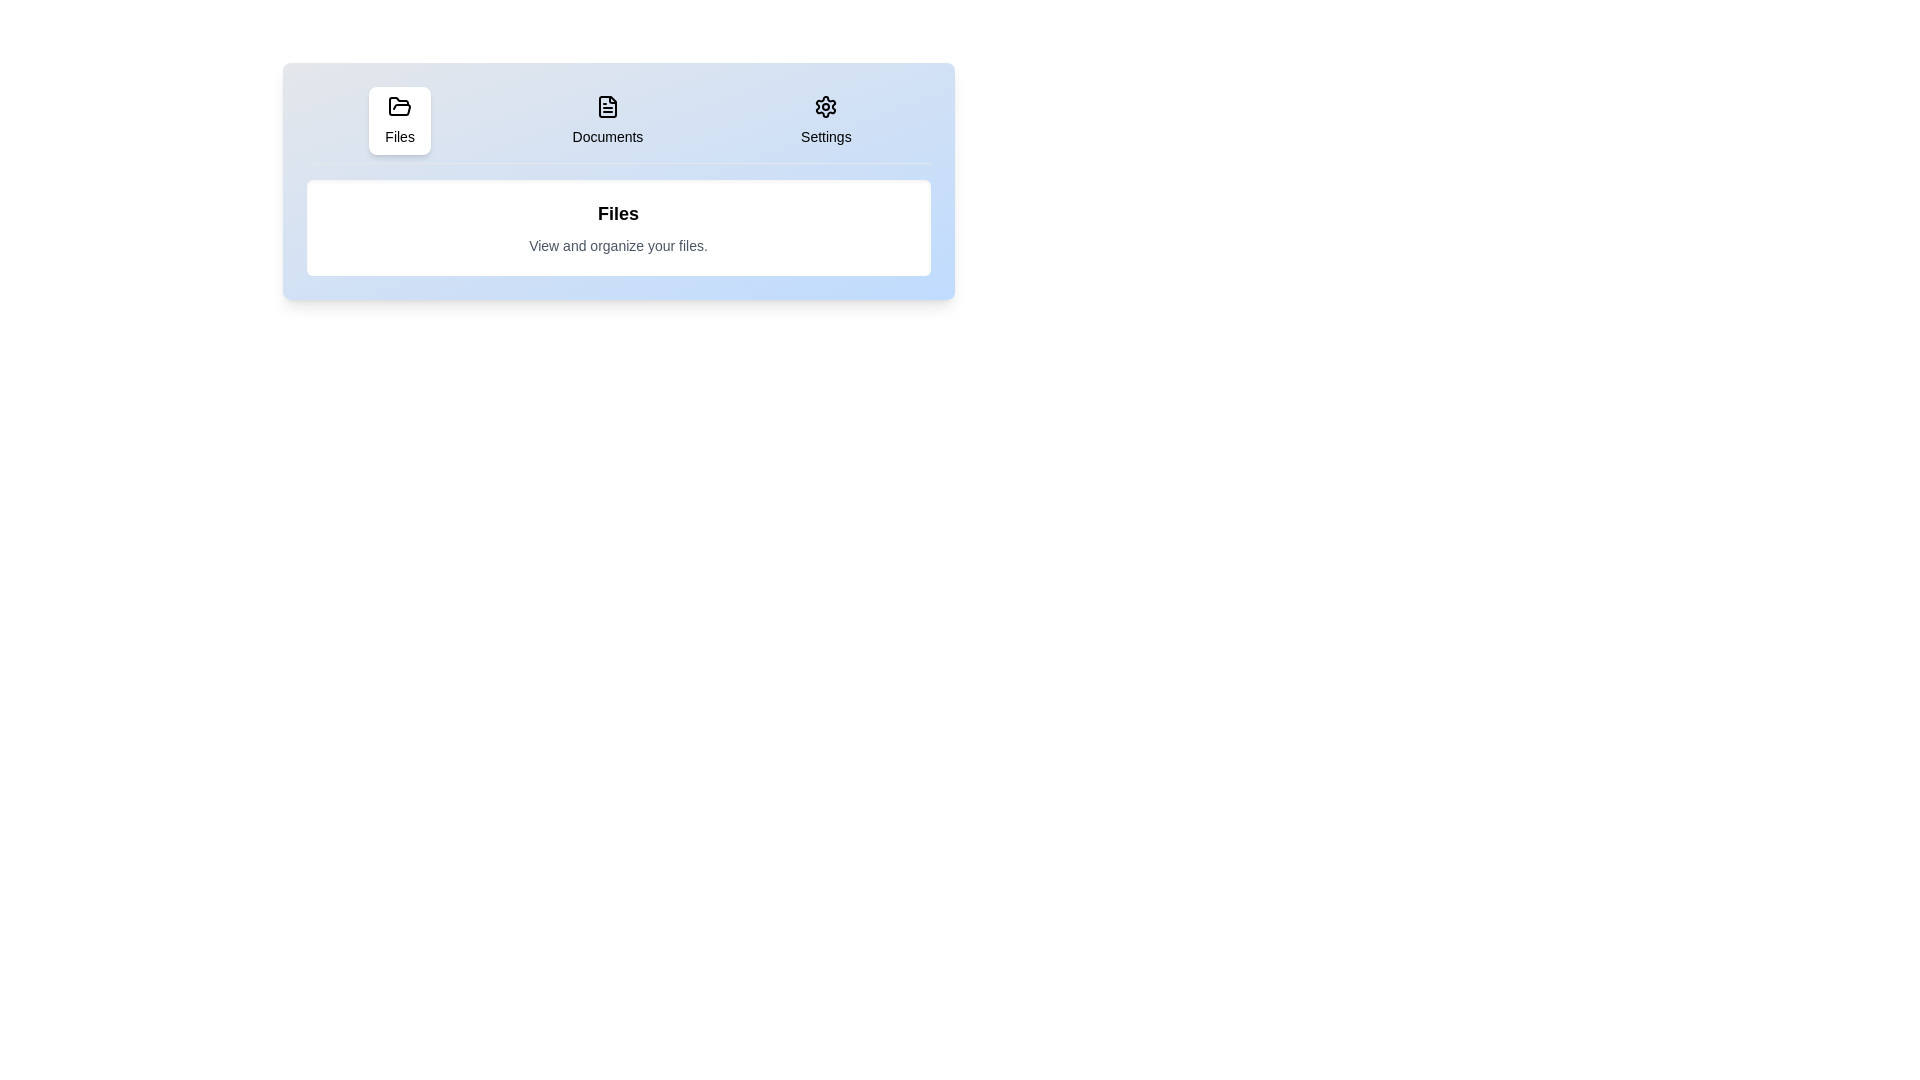 The image size is (1920, 1080). Describe the element at coordinates (826, 120) in the screenshot. I see `the Settings tab to see its hover effect` at that location.